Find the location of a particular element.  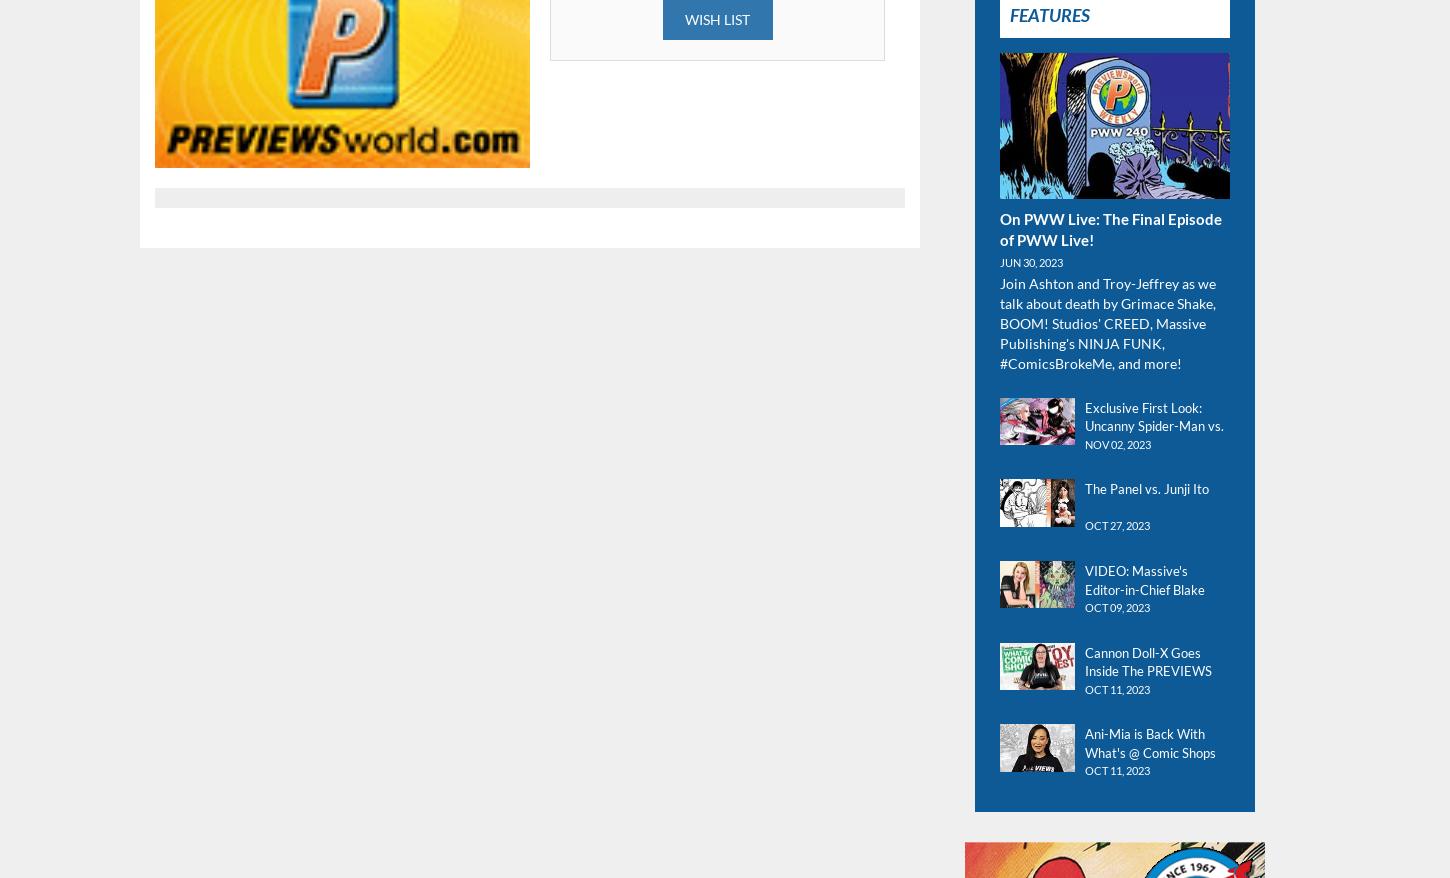

'Nov 02, 2023' is located at coordinates (1116, 442).